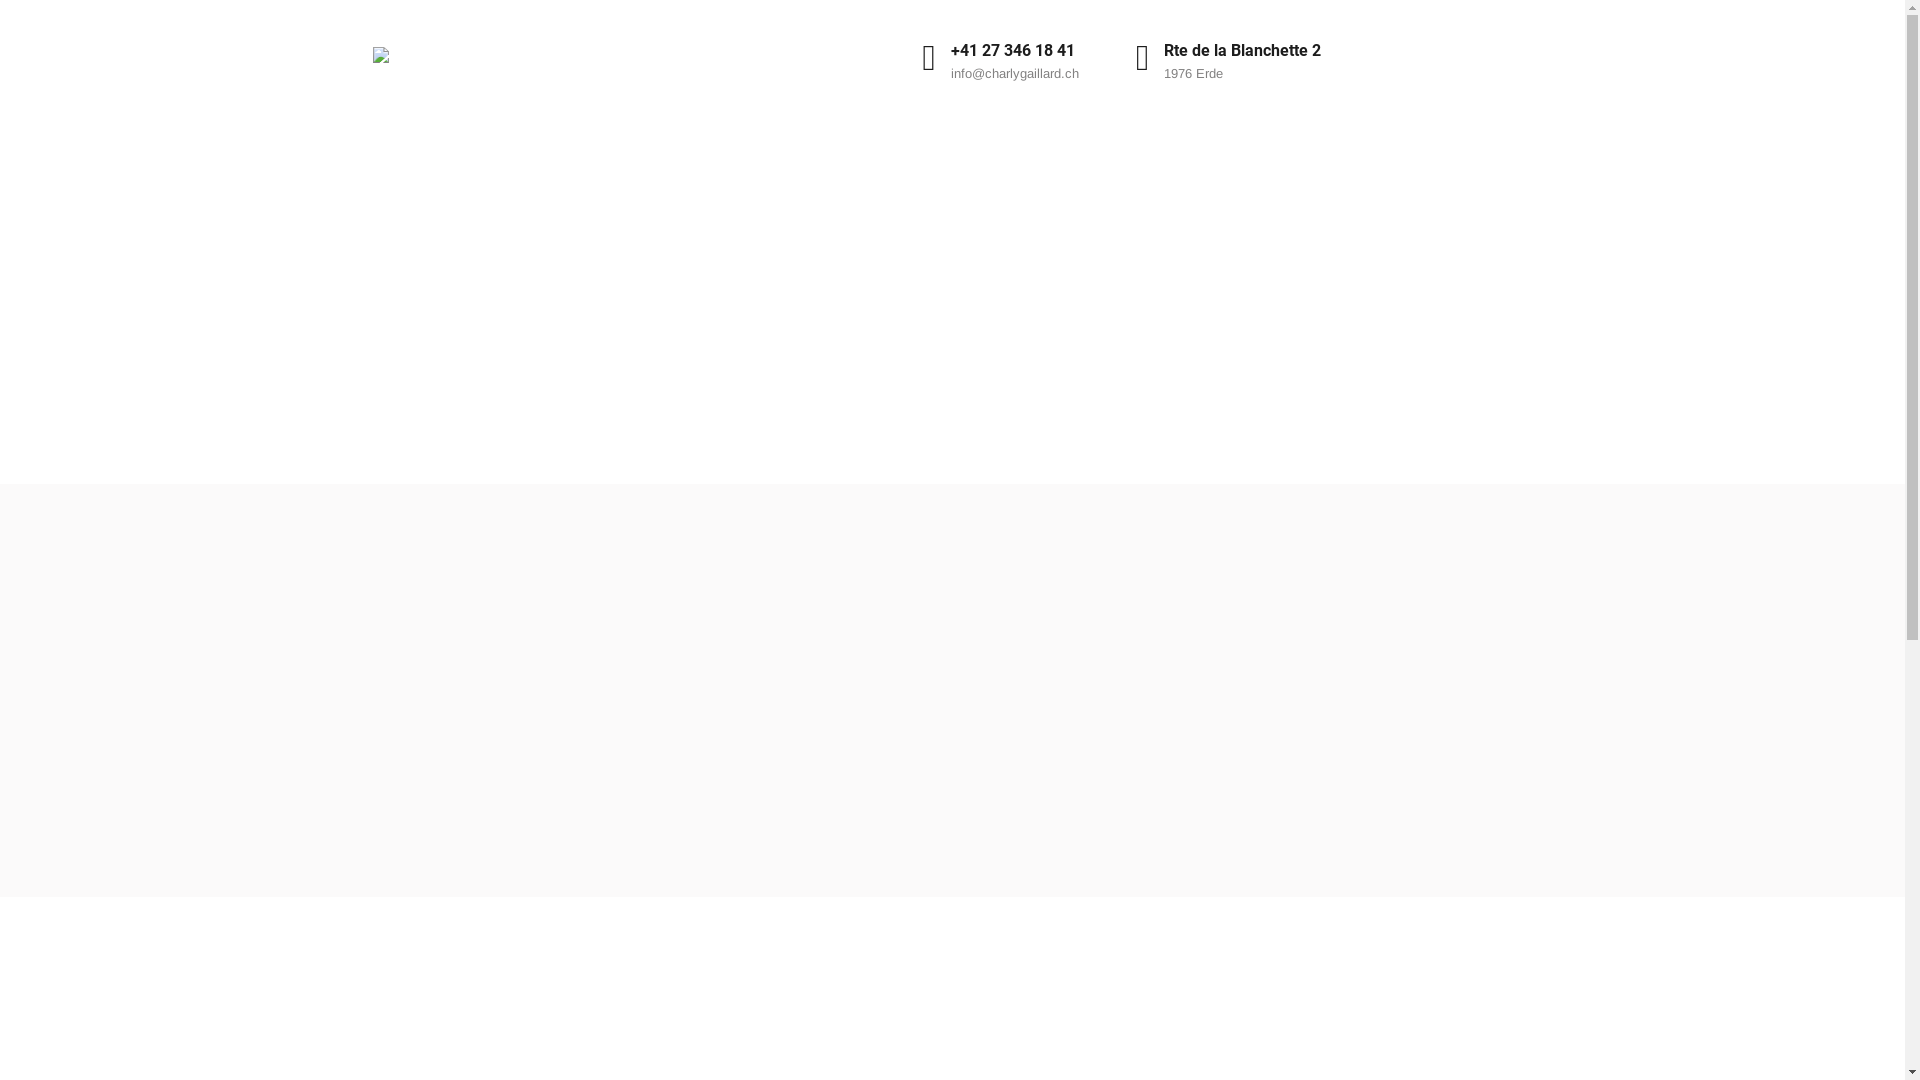 Image resolution: width=1920 pixels, height=1080 pixels. Describe the element at coordinates (1012, 49) in the screenshot. I see `'+41 27 346 18 41'` at that location.